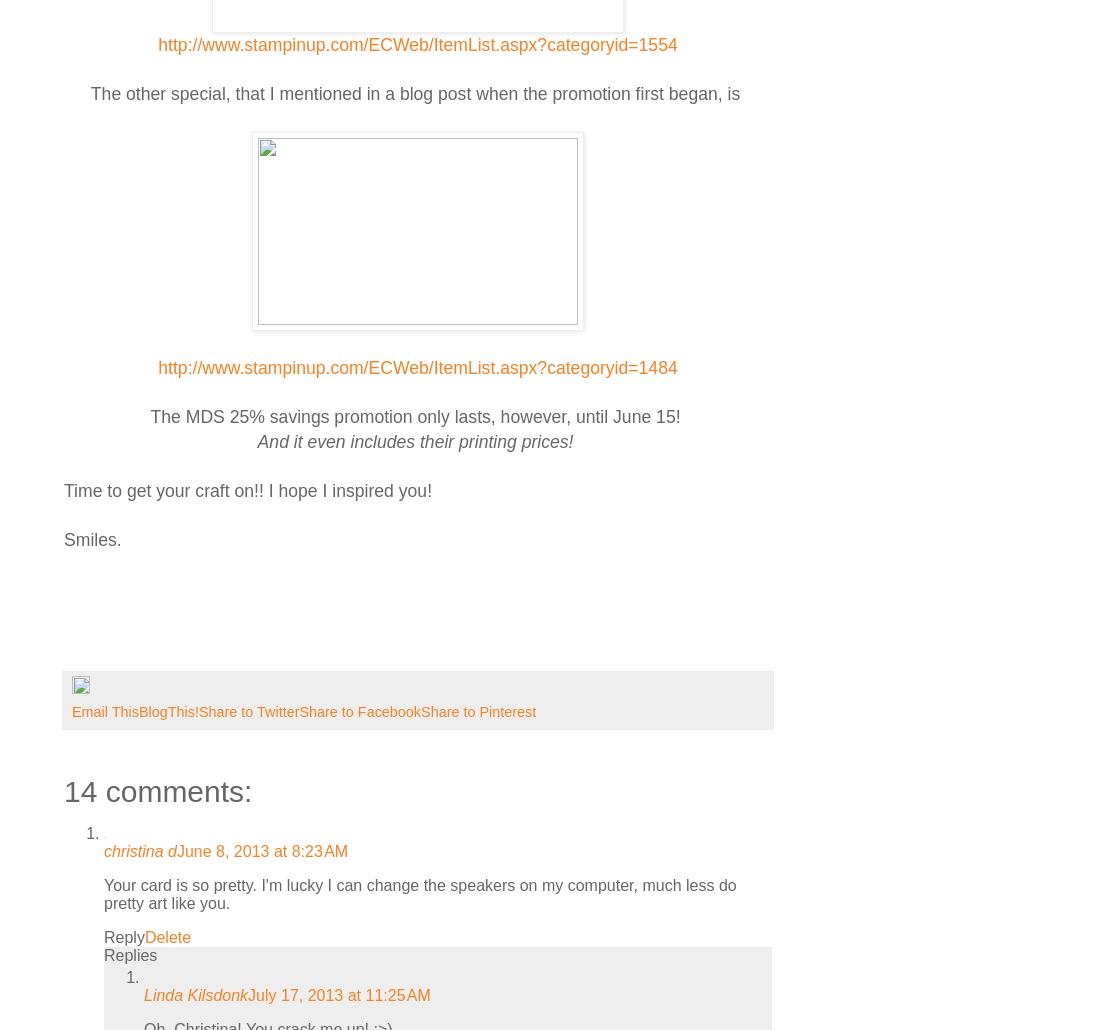  I want to click on 'July 17, 2013 at 11:25 AM', so click(246, 993).